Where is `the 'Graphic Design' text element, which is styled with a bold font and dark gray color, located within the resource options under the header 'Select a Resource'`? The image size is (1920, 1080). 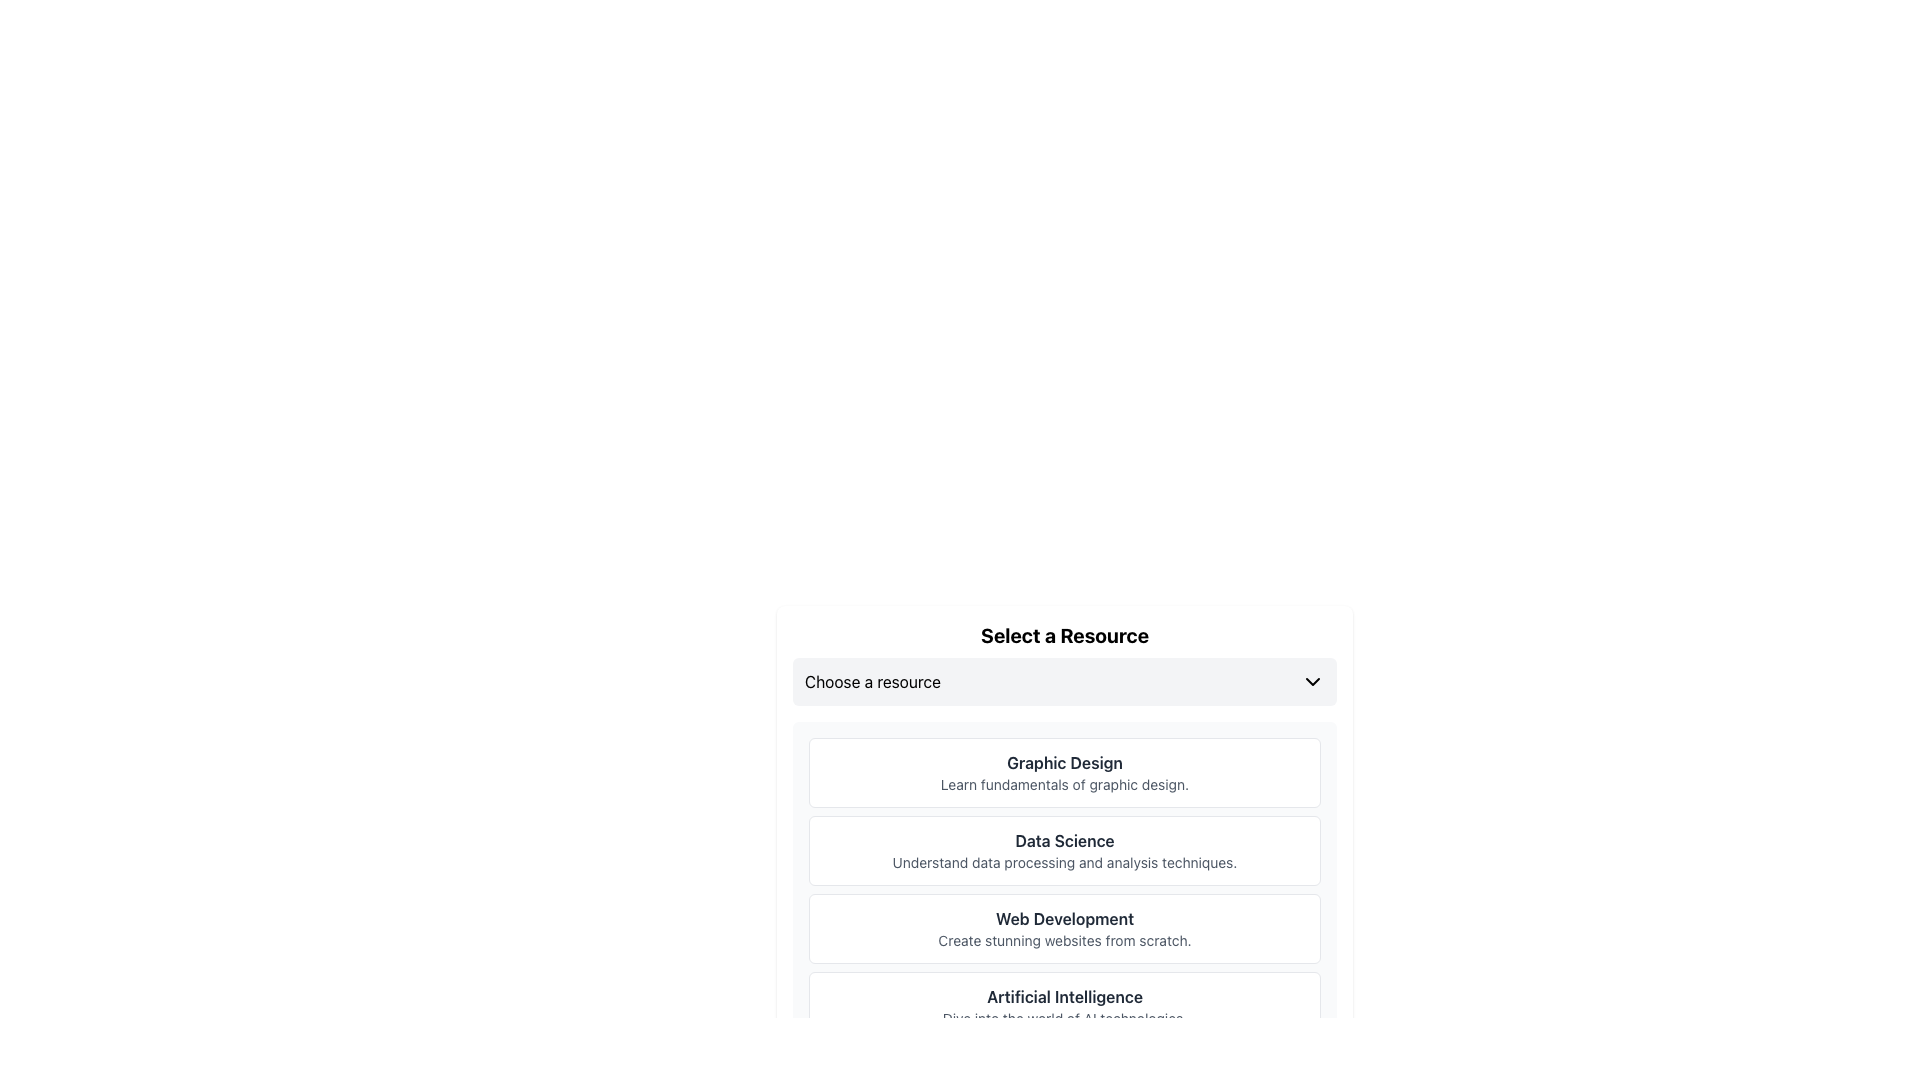 the 'Graphic Design' text element, which is styled with a bold font and dark gray color, located within the resource options under the header 'Select a Resource' is located at coordinates (1064, 763).